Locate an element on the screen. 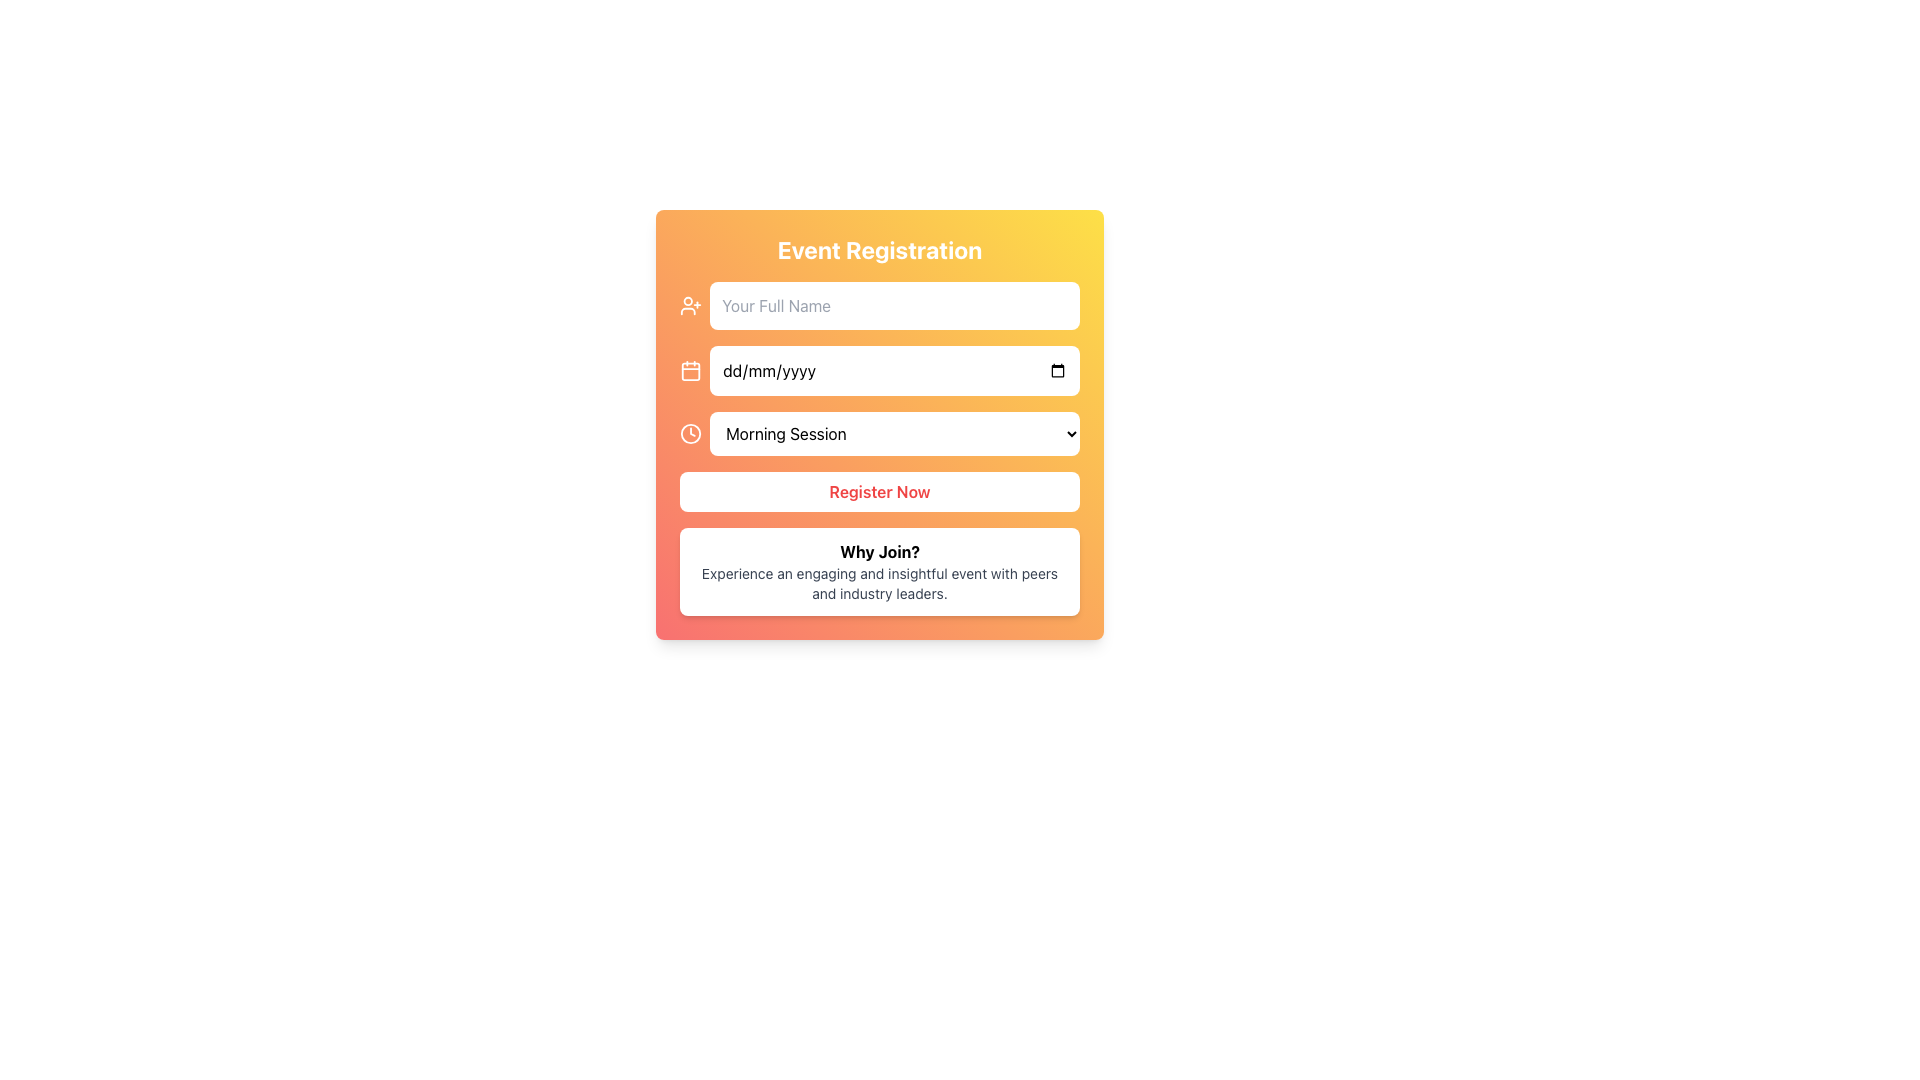  the text label displaying 'Event Registration', which is styled in bold white font against a vibrant yellow to red gradient background, located at the top of the form interface is located at coordinates (879, 249).